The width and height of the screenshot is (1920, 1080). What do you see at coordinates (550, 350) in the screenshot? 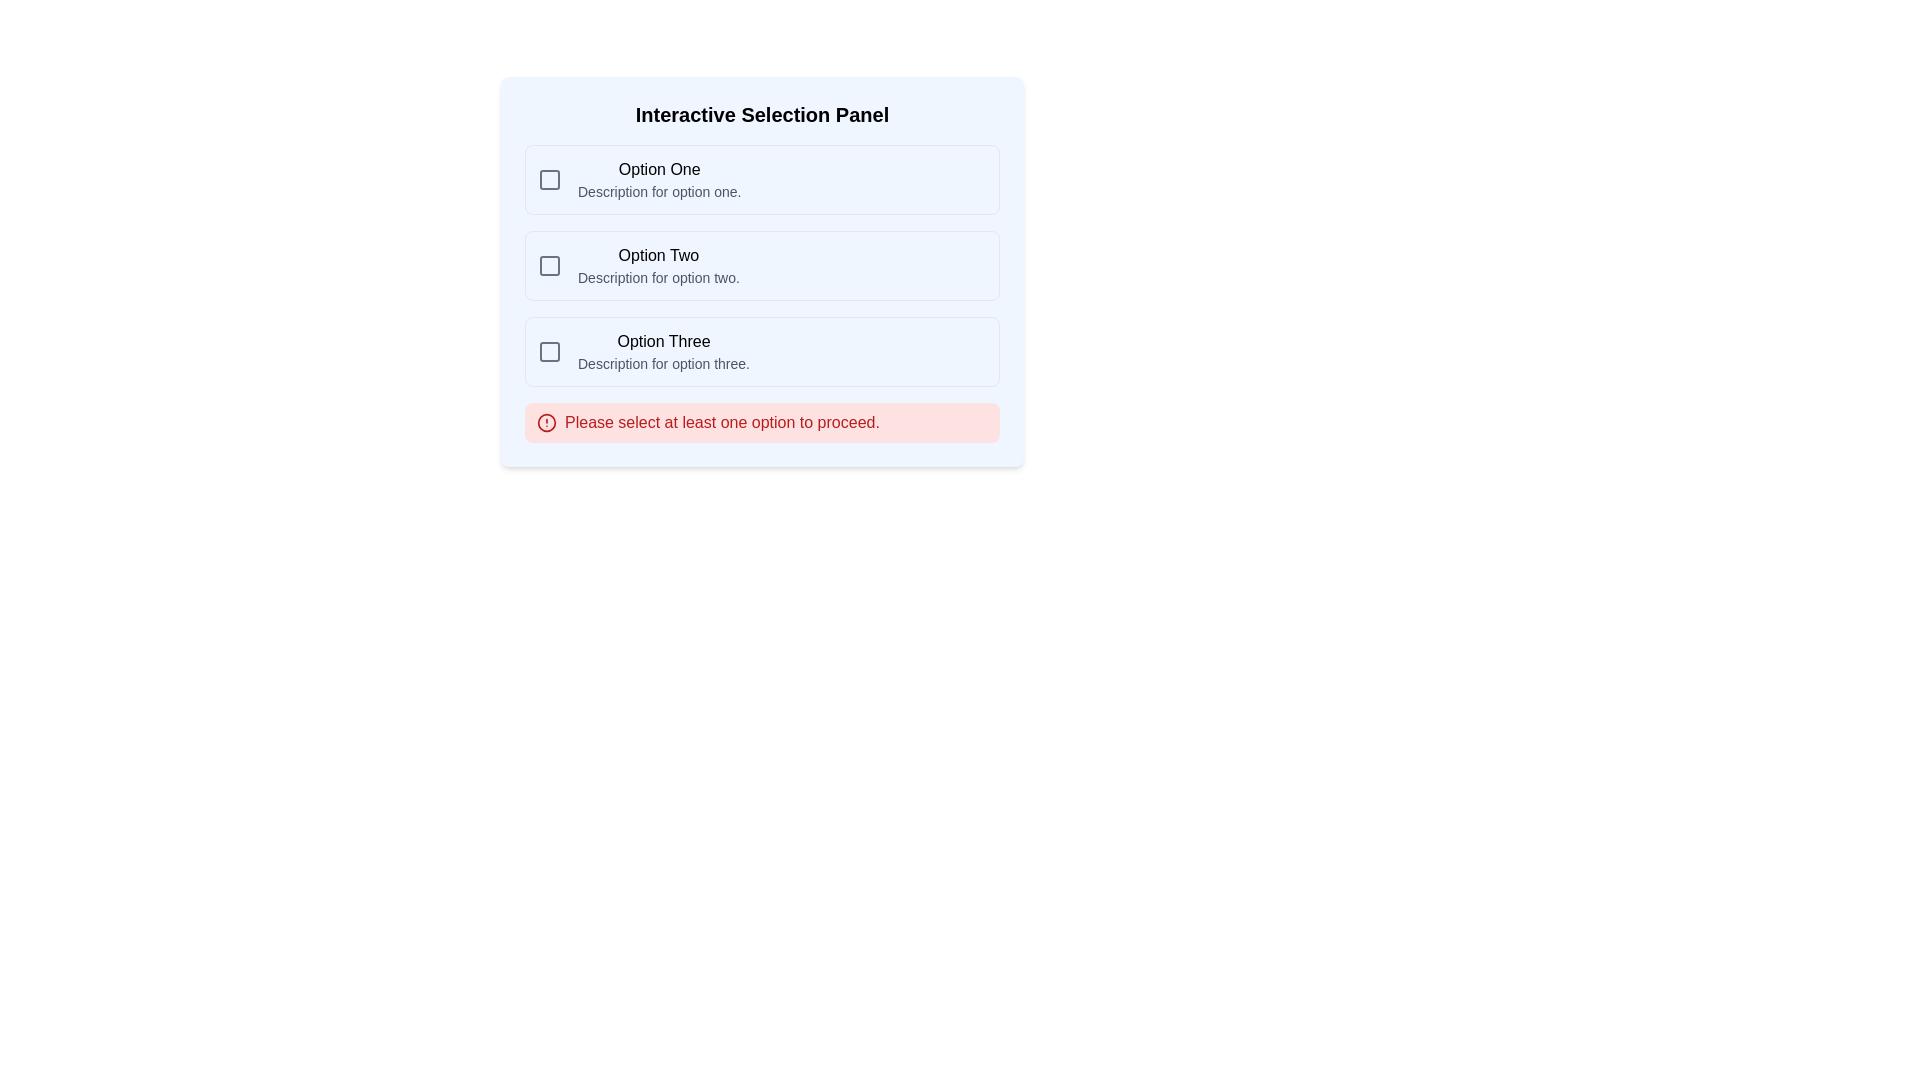
I see `the button that allows users to select or deselect 'Option Three', located in the third row of the selection panel for visual feedback` at bounding box center [550, 350].